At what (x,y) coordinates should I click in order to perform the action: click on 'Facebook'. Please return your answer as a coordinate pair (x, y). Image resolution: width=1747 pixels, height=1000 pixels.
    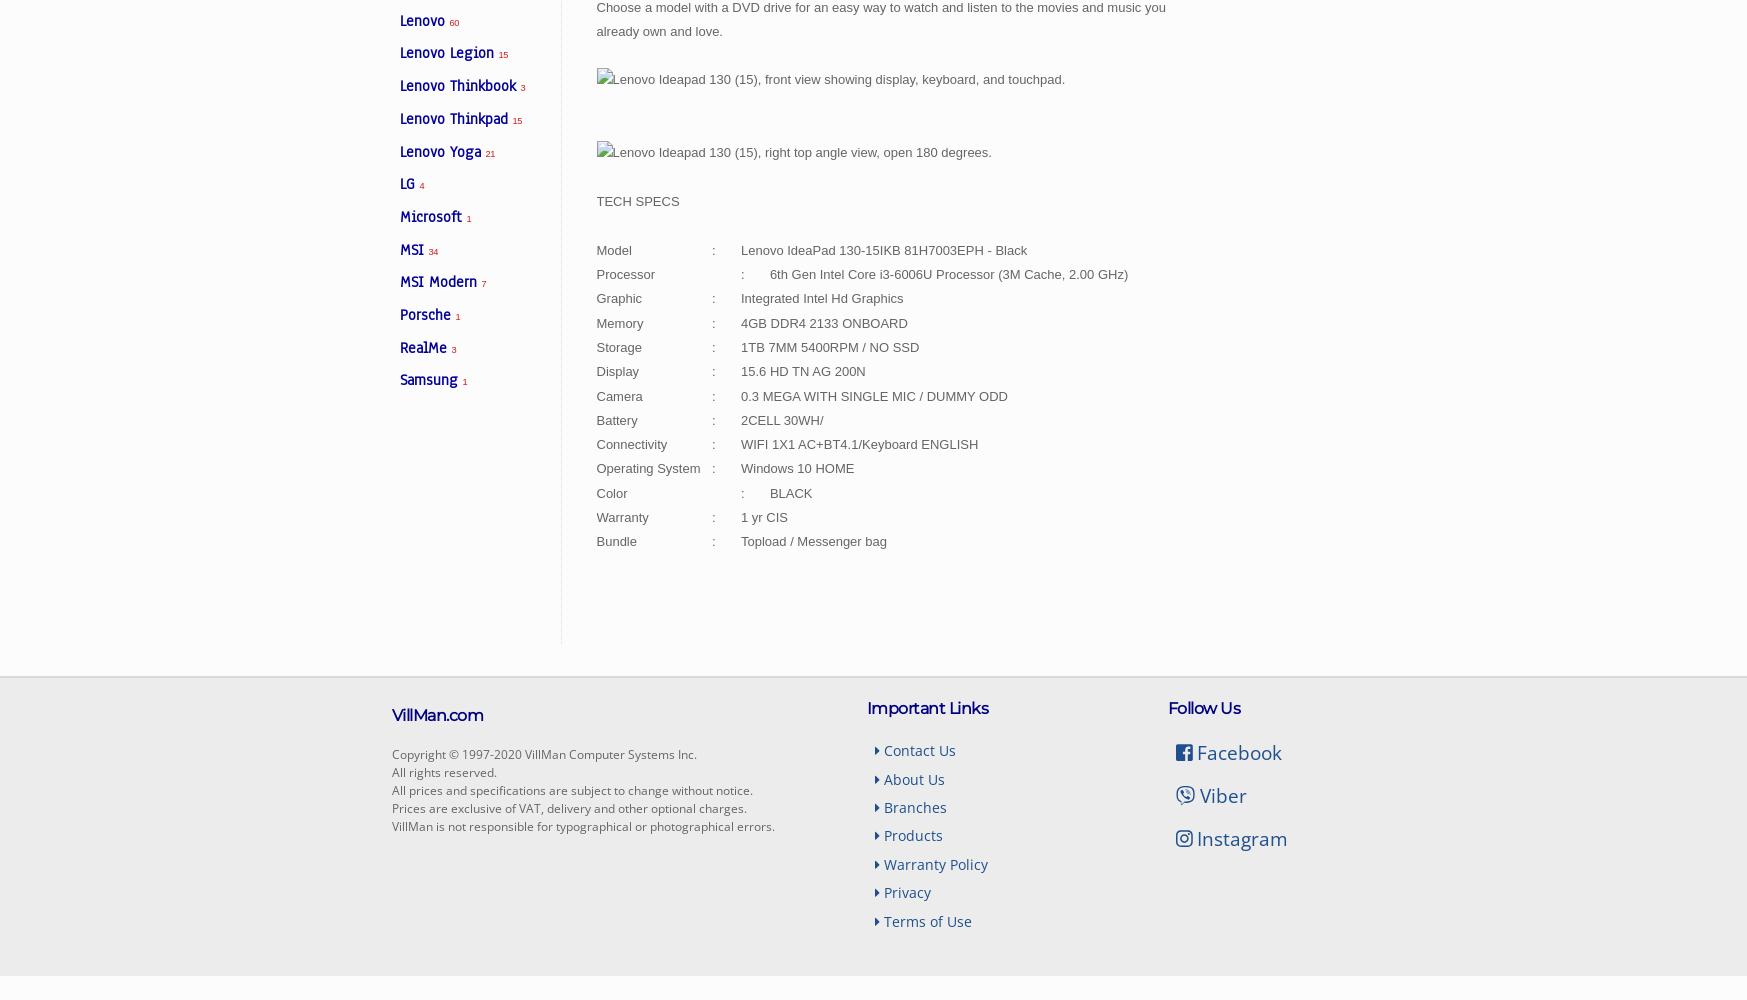
    Looking at the image, I should click on (1237, 752).